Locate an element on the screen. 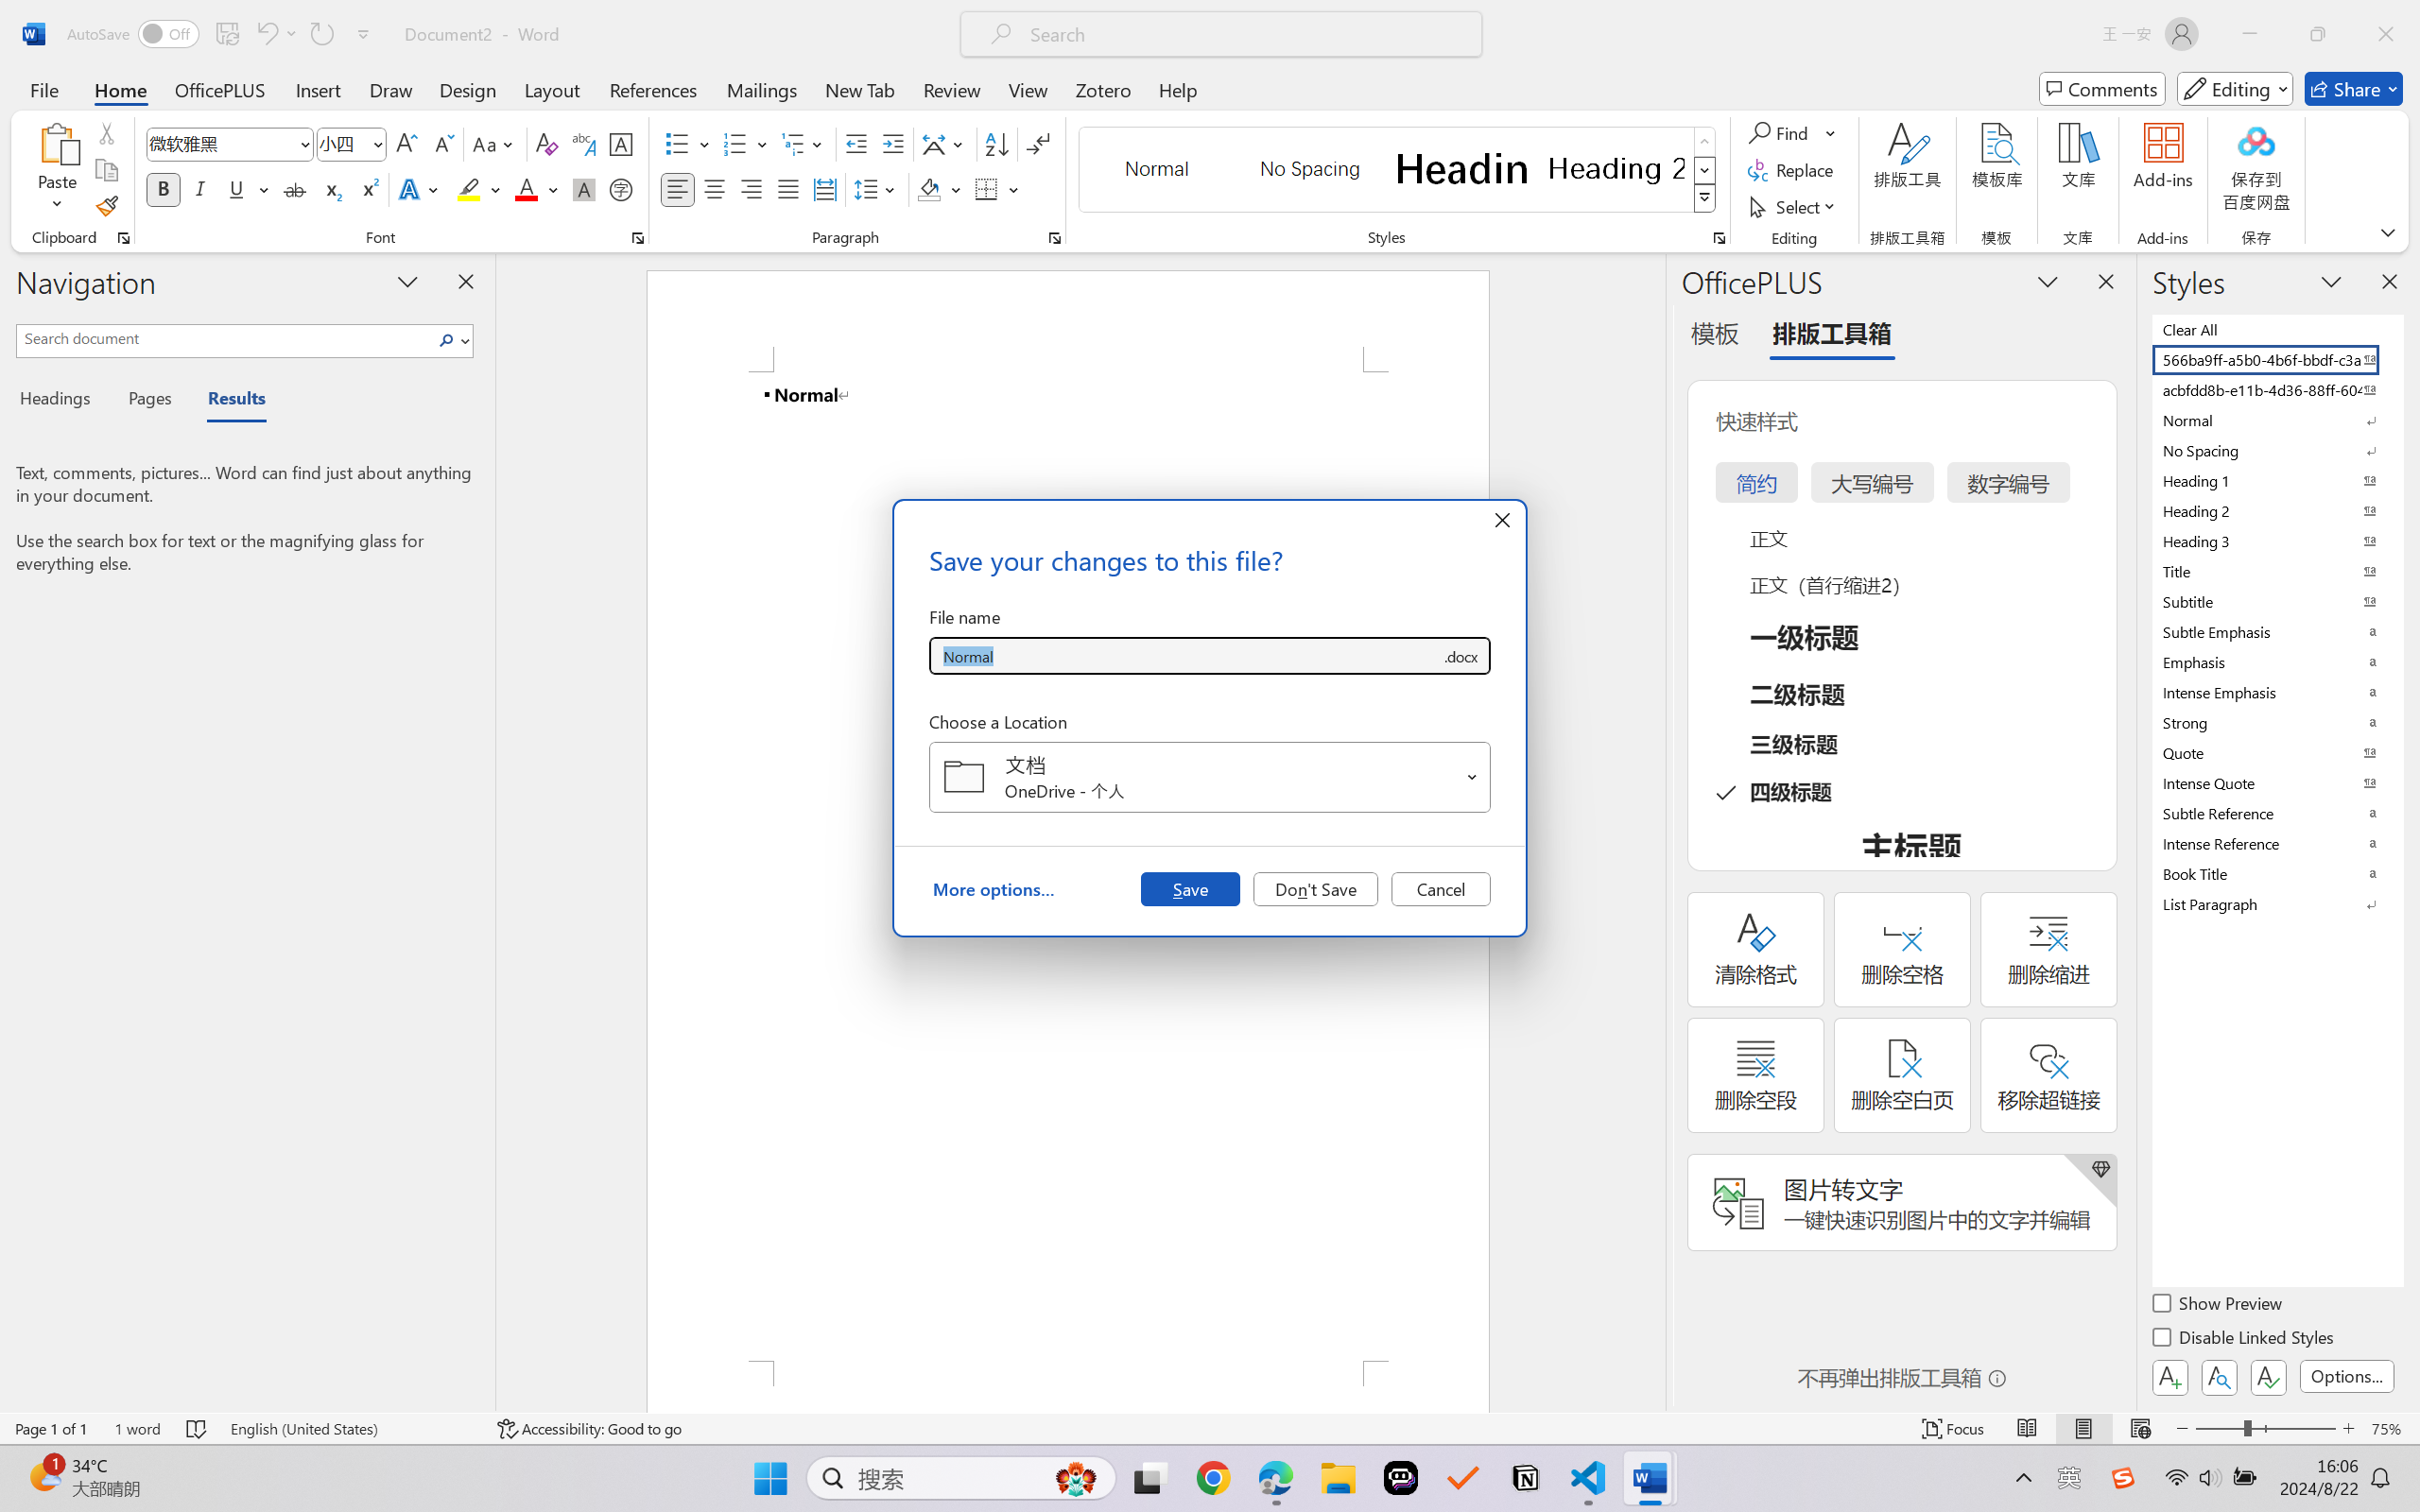 The width and height of the screenshot is (2420, 1512). 'Grow Font' is located at coordinates (406, 144).